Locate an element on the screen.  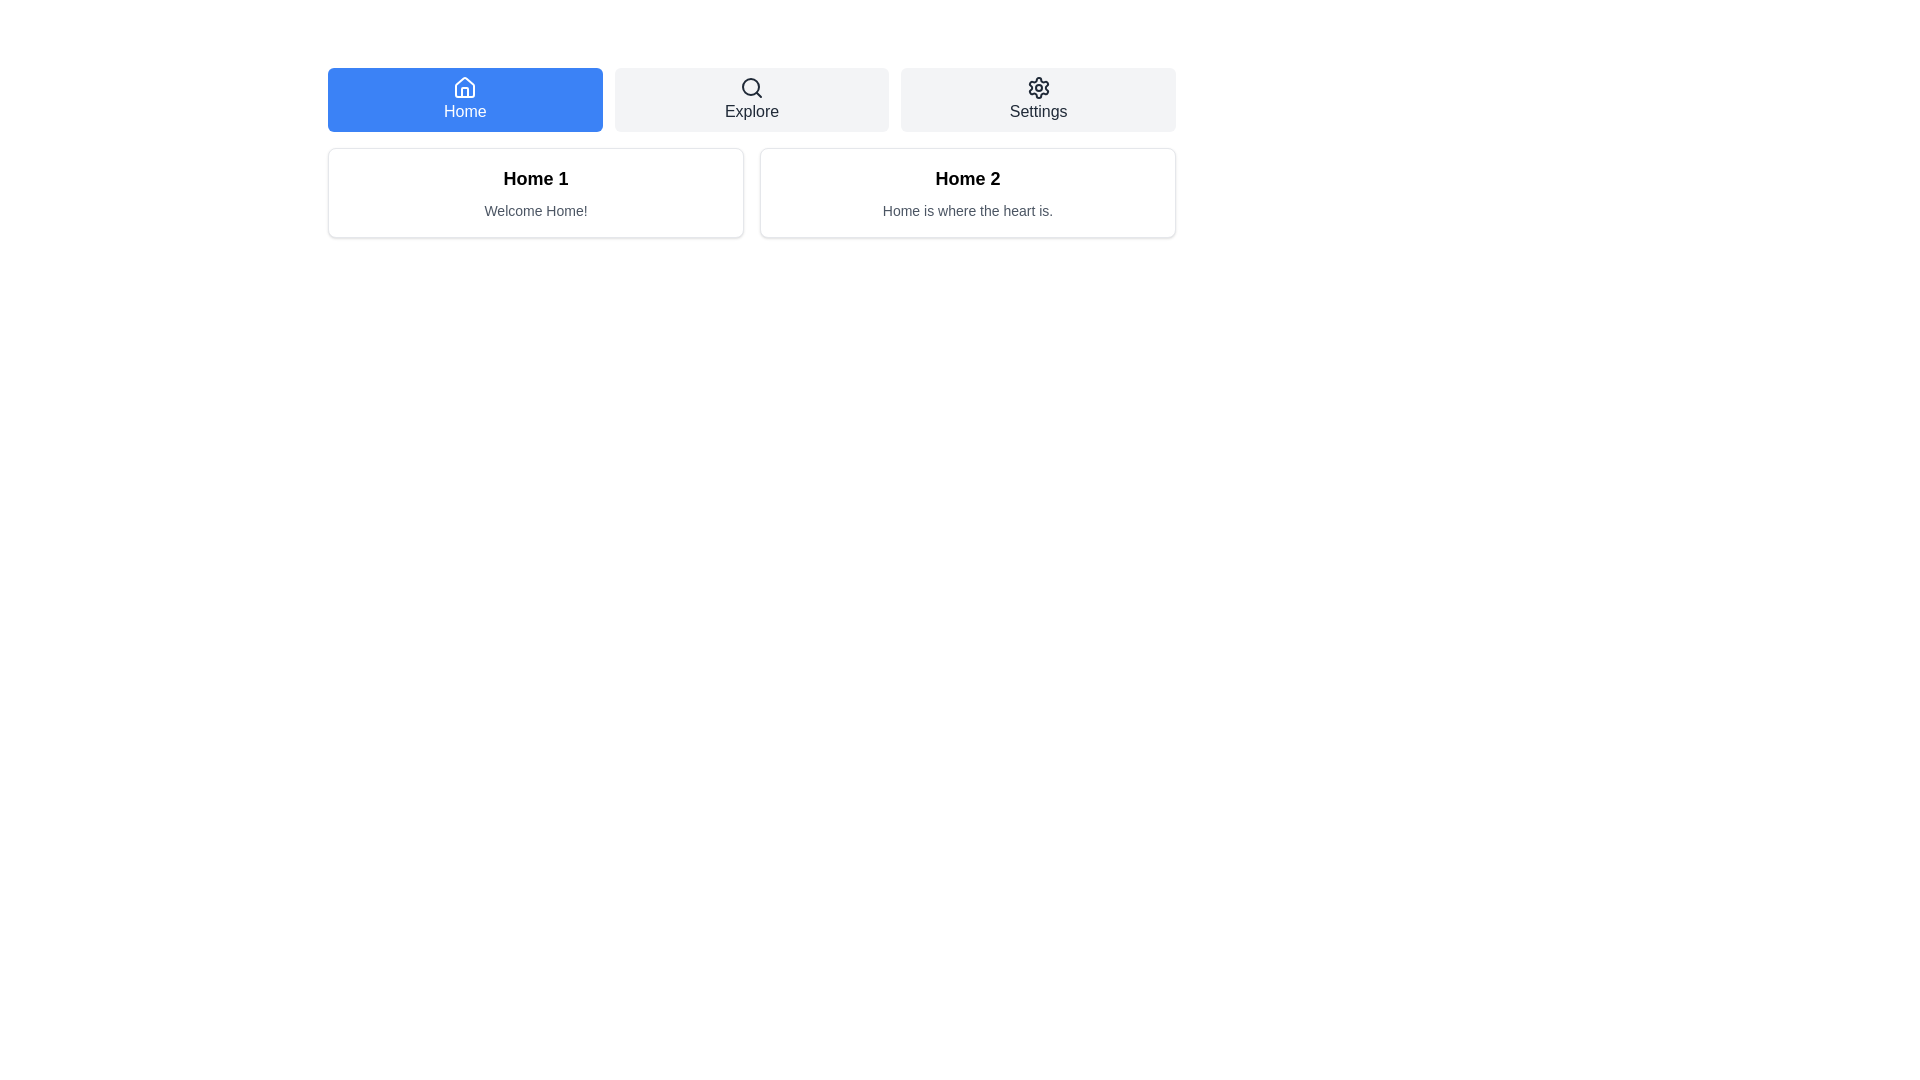
bold text label 'Home 1' located at the top of the card section, which is prominently displayed in a large font size on a white background card is located at coordinates (536, 177).